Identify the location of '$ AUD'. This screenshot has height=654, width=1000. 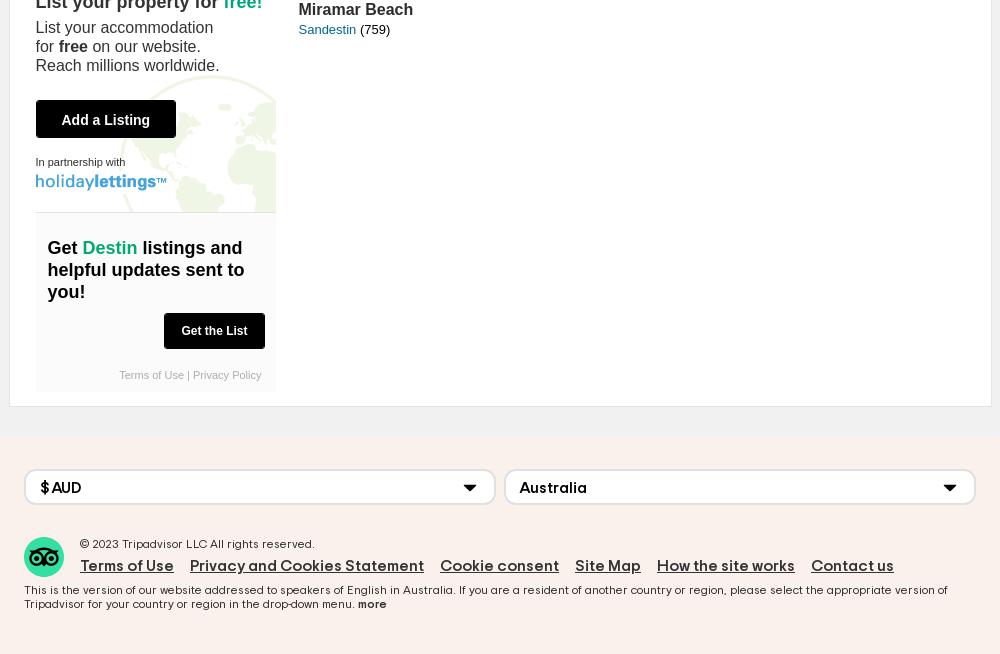
(60, 485).